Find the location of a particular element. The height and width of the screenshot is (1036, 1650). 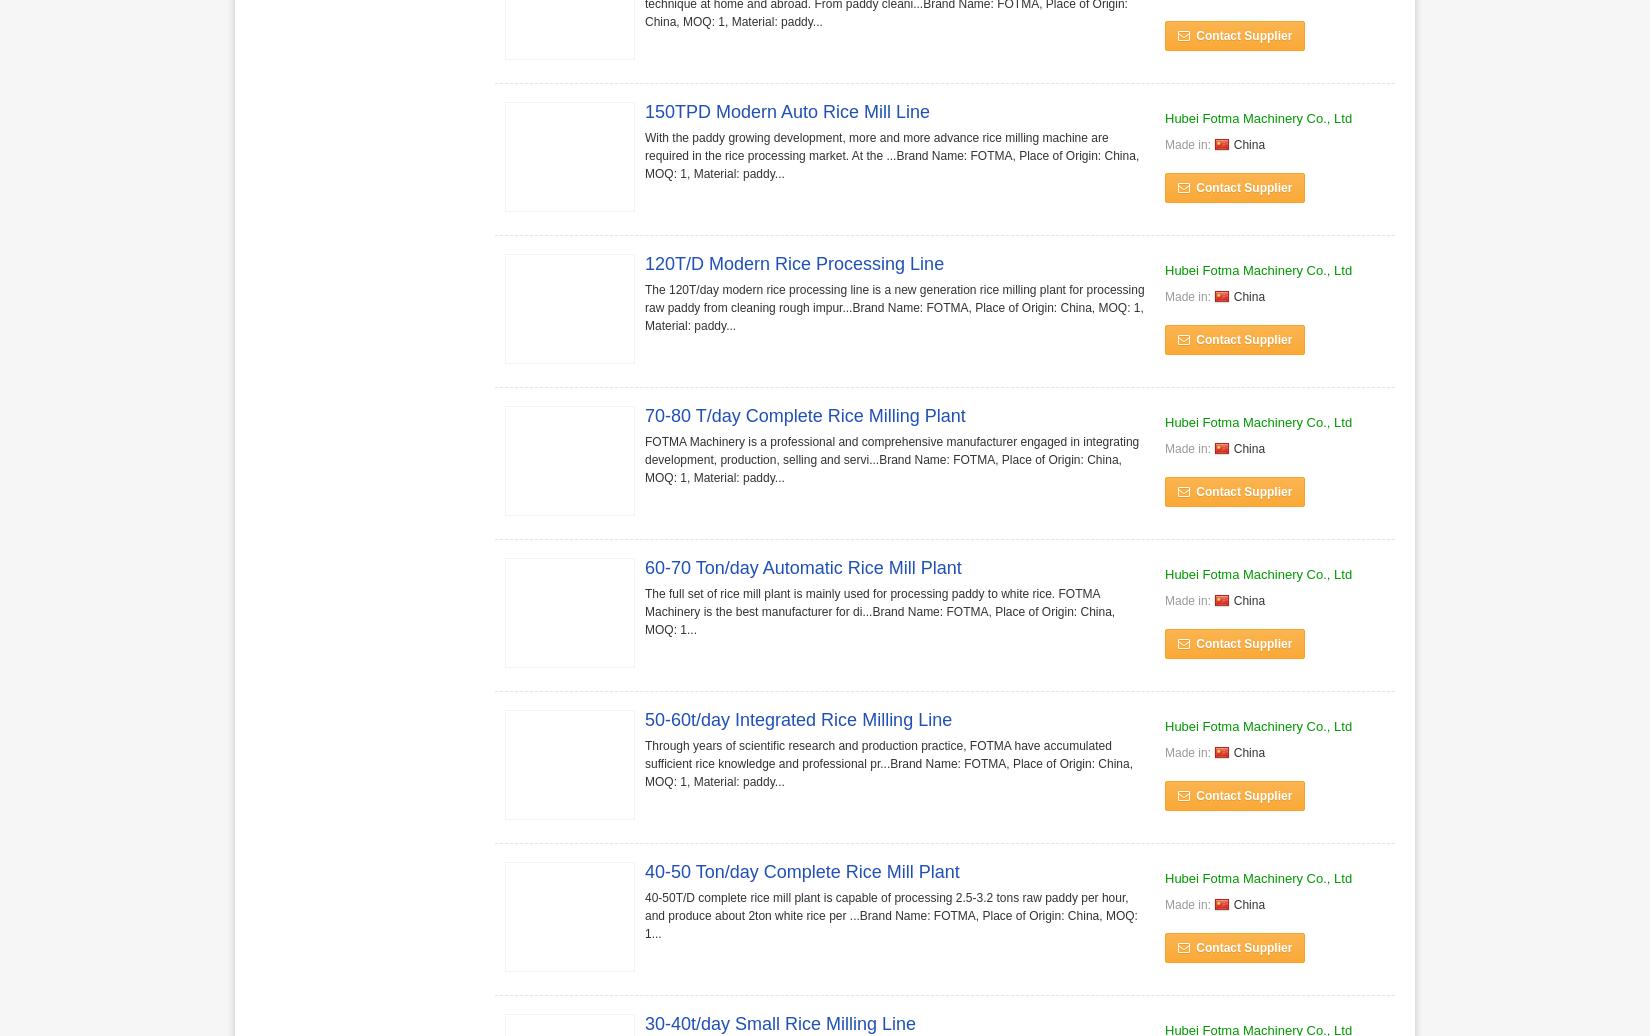

'FOTMA Machinery is a professional and comprehensive manufacturer engaged in integrating development, production, selling and servi...Brand Name: FOTMA, Place of Origin: China, MOQ: 1, Material: paddy...' is located at coordinates (891, 459).